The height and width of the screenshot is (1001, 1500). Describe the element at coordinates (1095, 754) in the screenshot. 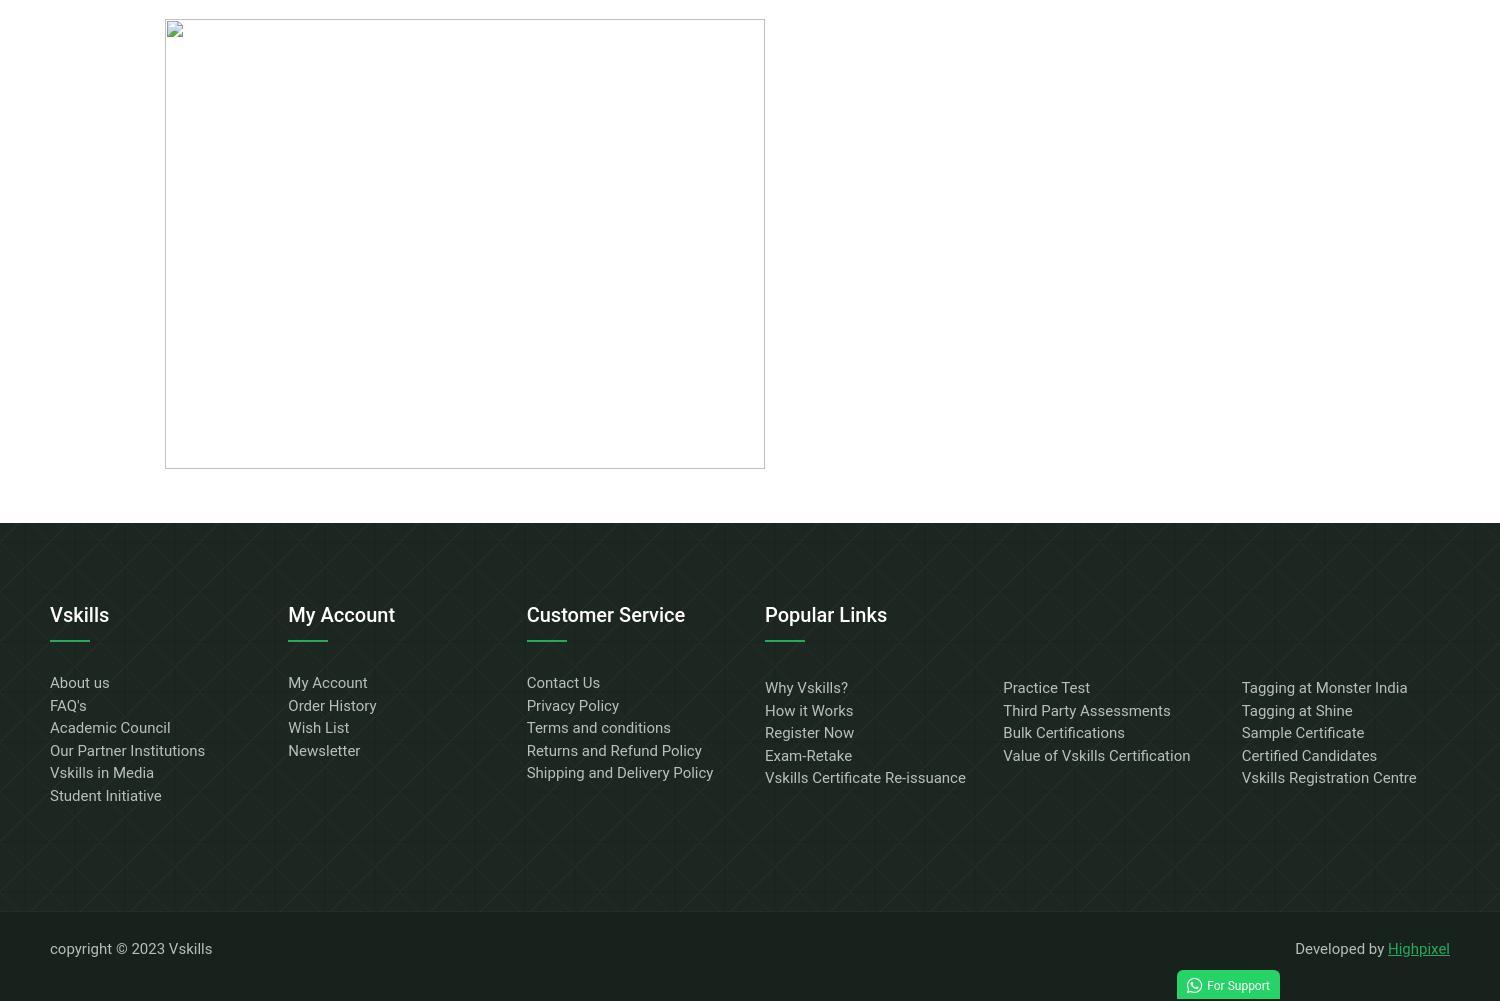

I see `'Value of Vskills Certification'` at that location.